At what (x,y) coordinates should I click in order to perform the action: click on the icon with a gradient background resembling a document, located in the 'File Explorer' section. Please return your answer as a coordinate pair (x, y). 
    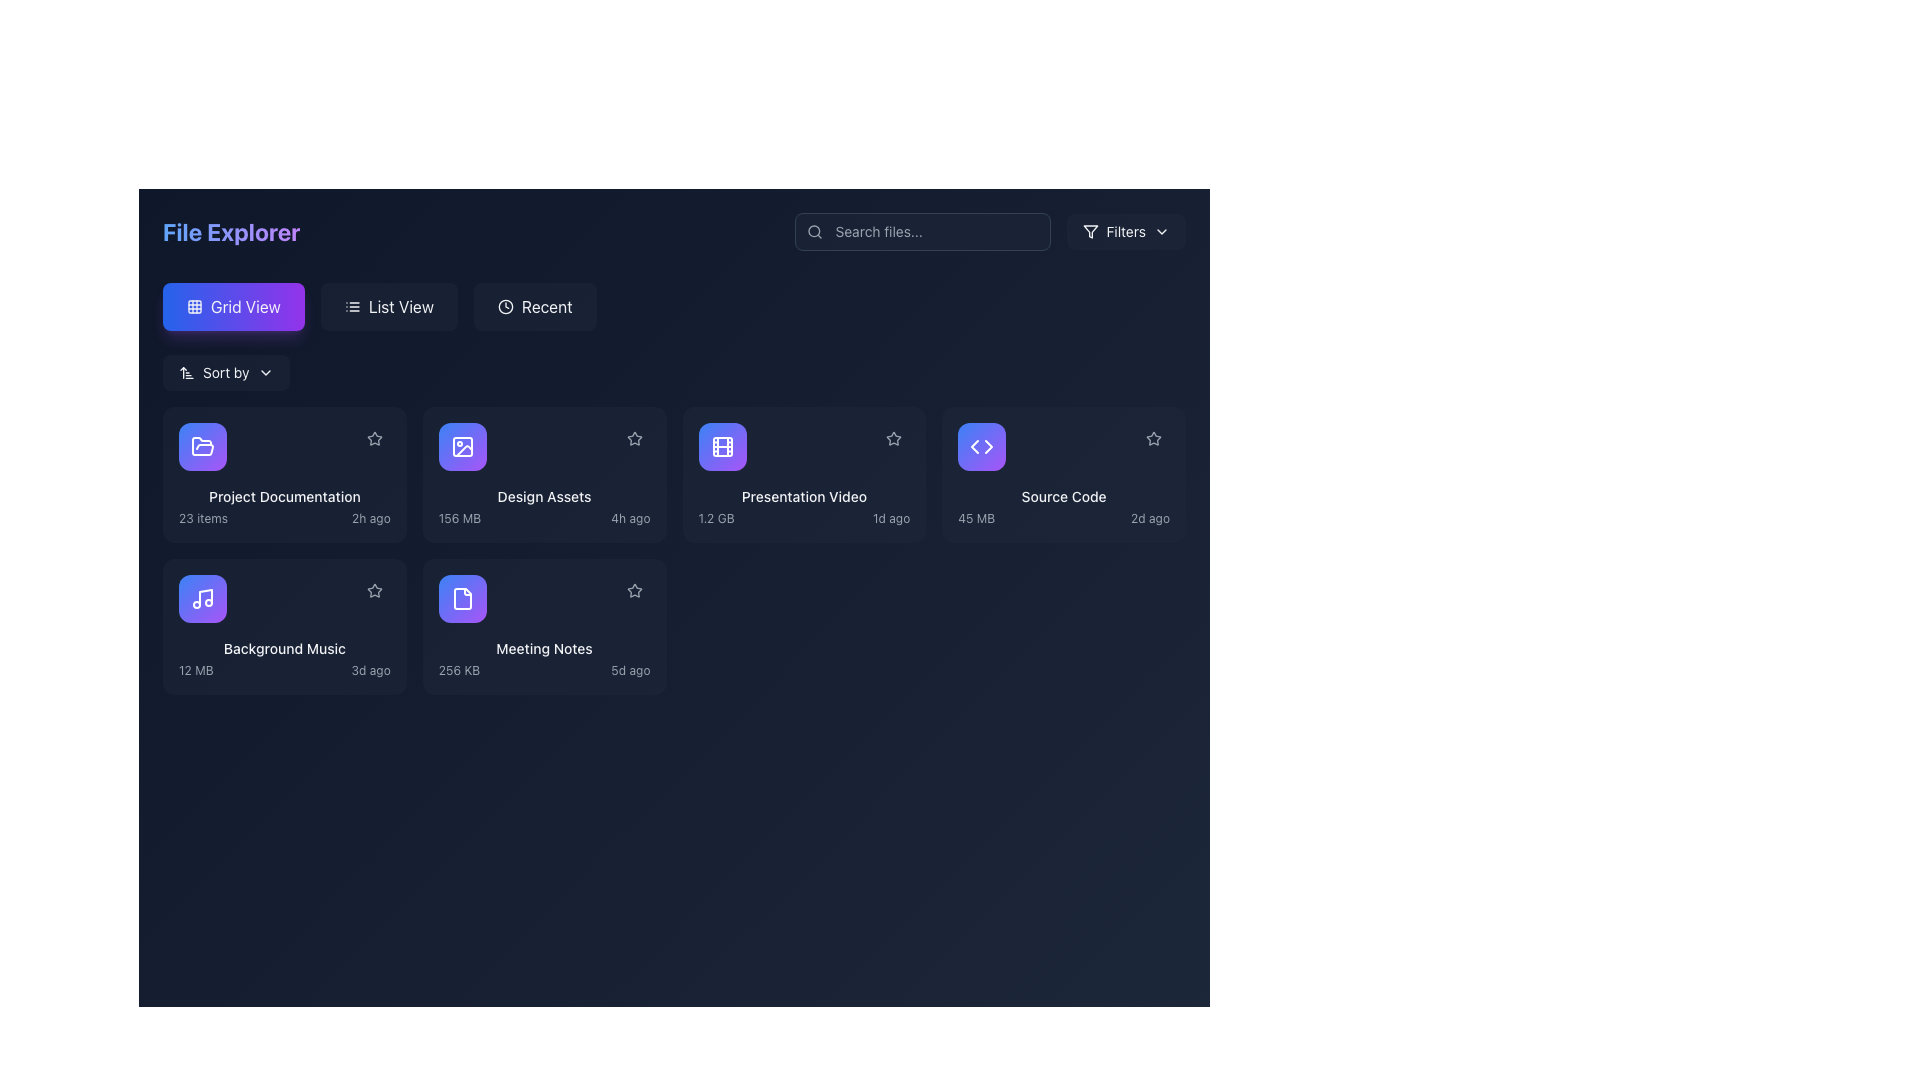
    Looking at the image, I should click on (461, 597).